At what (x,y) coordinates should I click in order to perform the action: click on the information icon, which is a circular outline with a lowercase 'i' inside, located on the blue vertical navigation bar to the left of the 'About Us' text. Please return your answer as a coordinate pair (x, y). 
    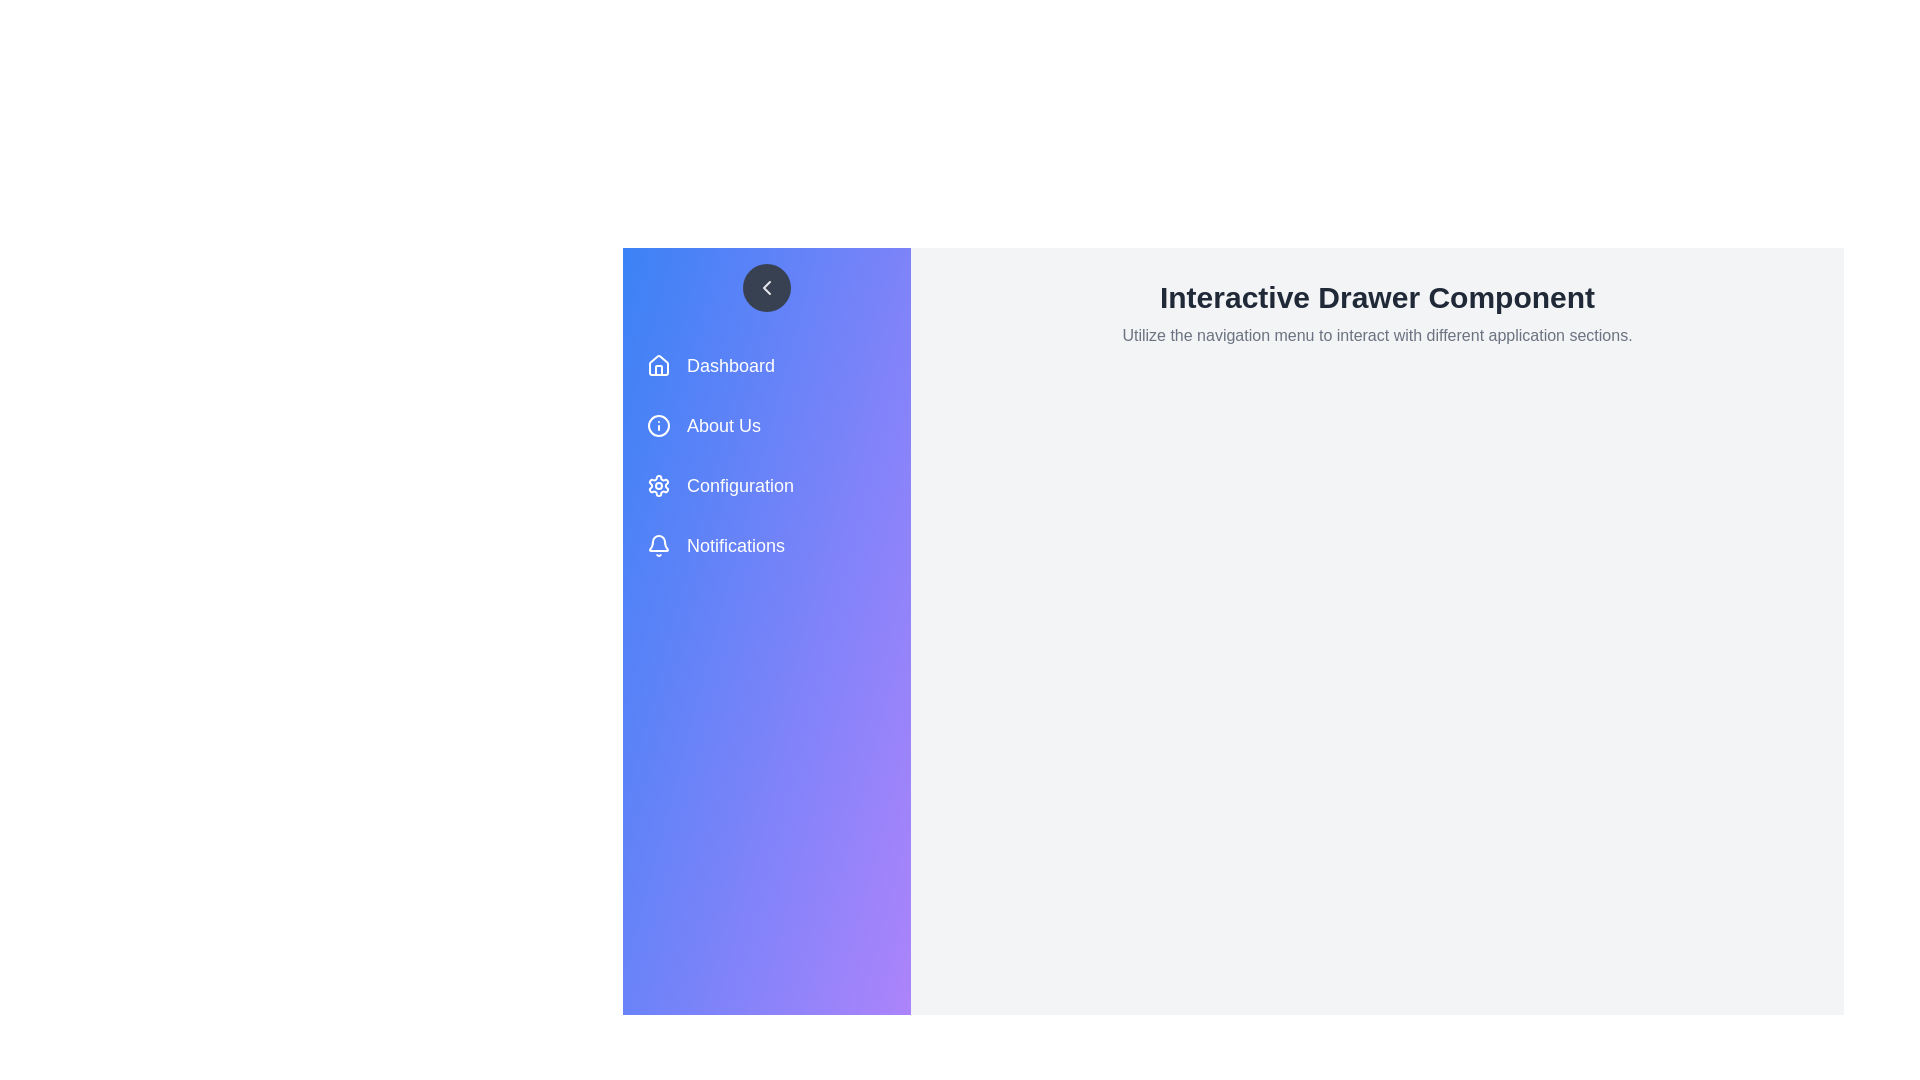
    Looking at the image, I should click on (658, 424).